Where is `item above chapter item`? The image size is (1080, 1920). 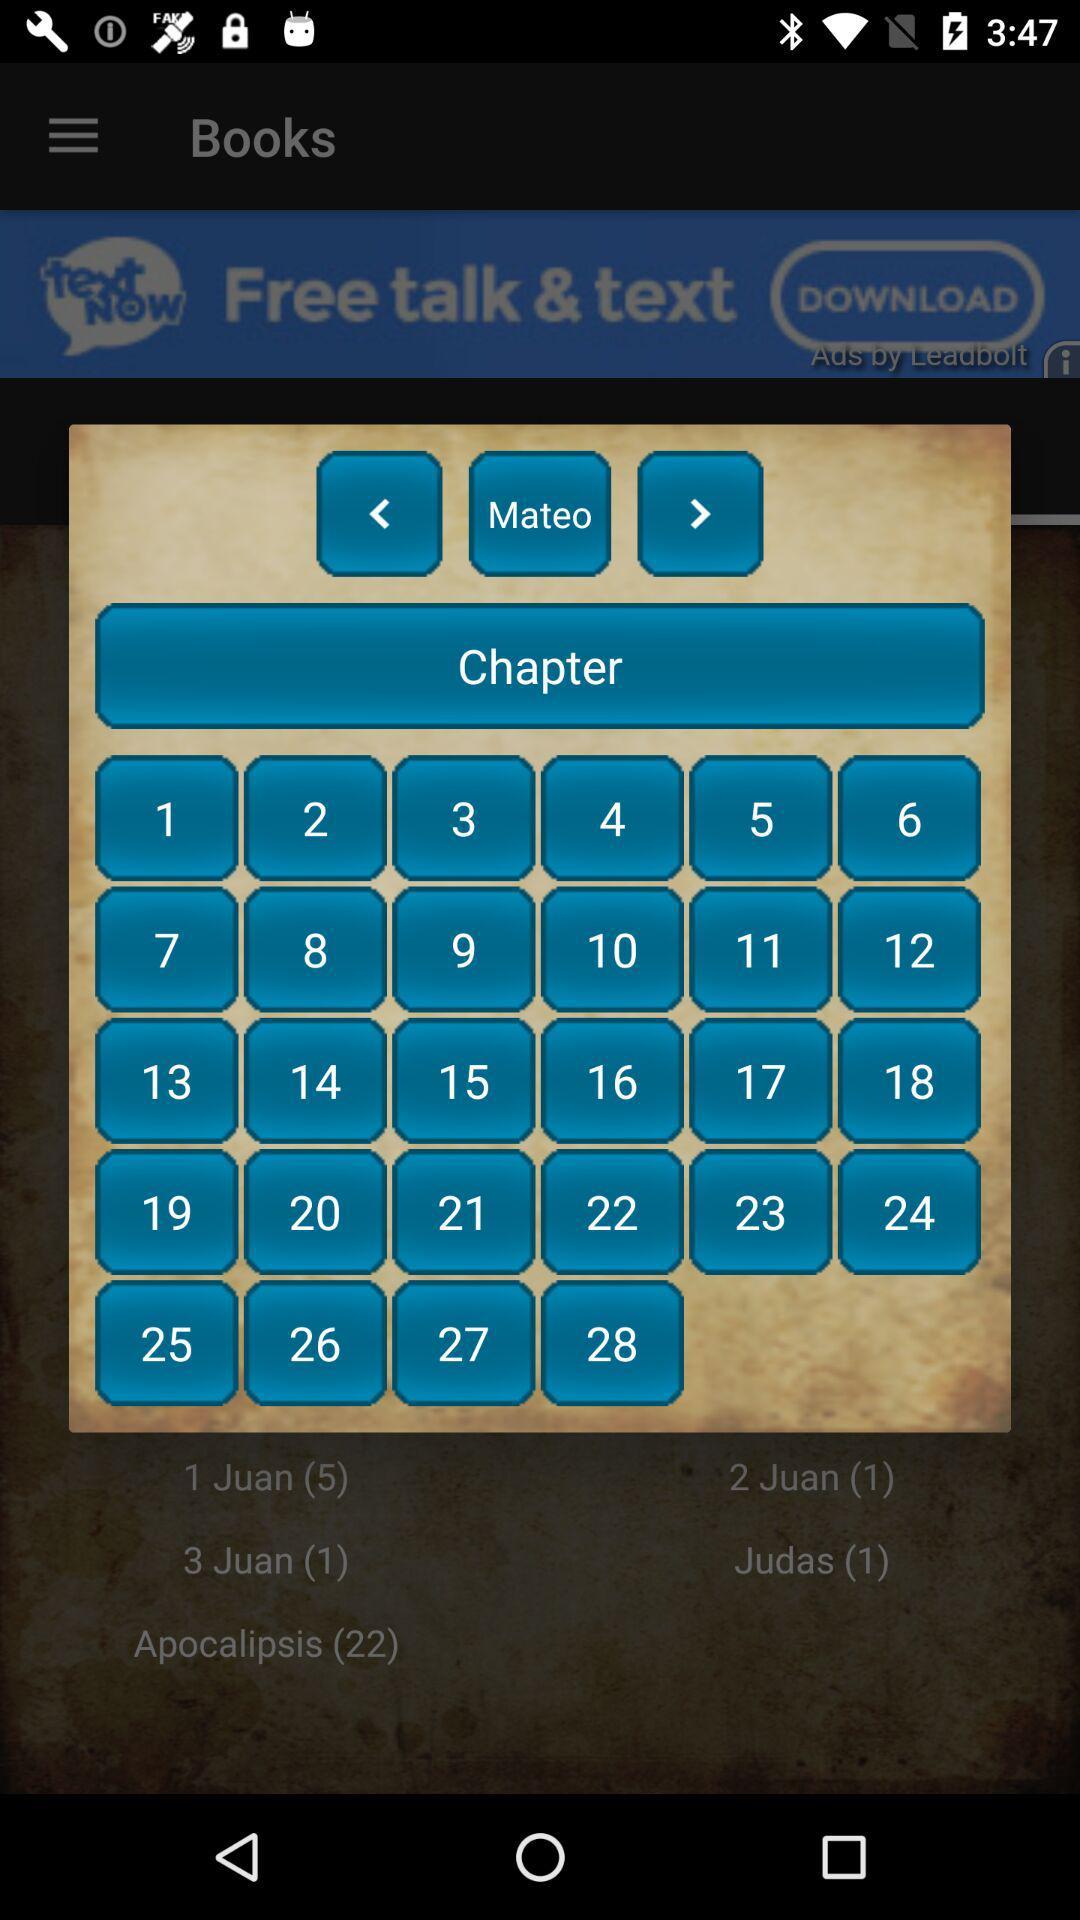
item above chapter item is located at coordinates (379, 513).